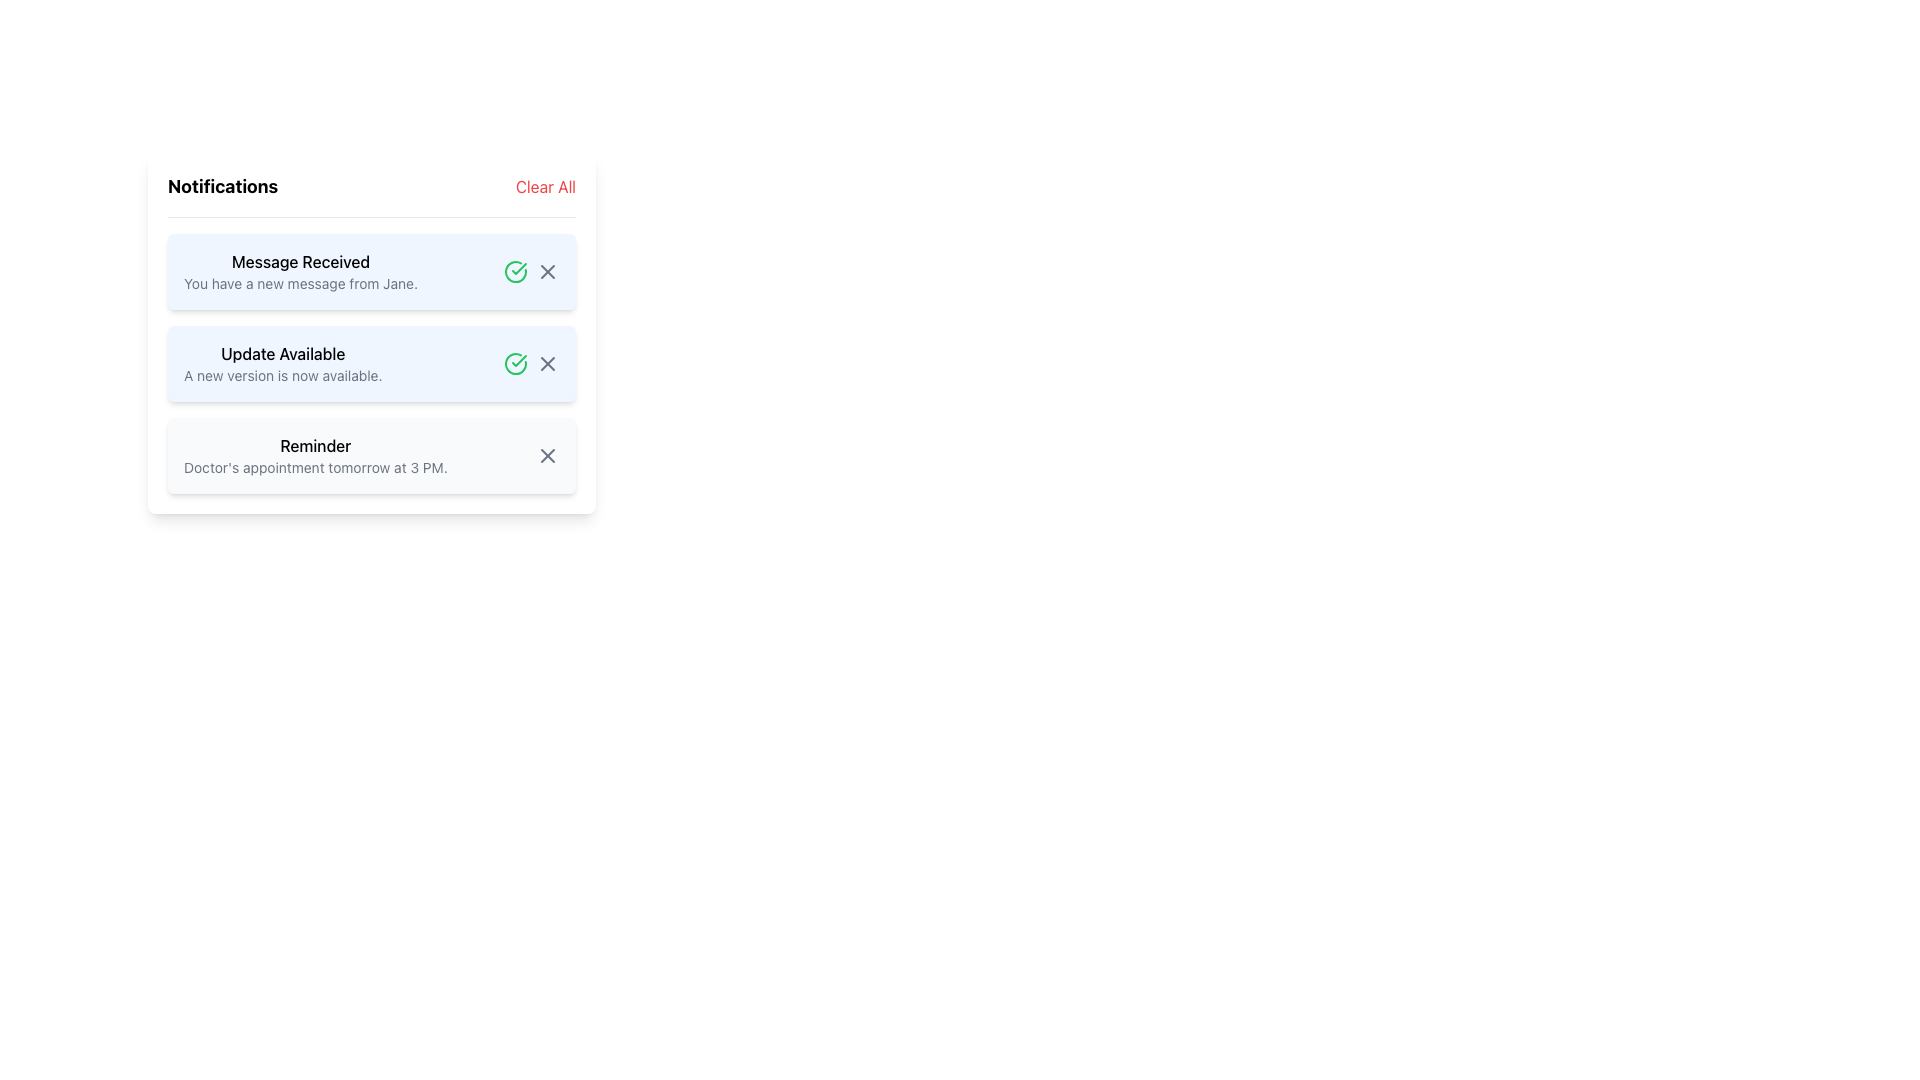 This screenshot has width=1920, height=1080. Describe the element at coordinates (547, 272) in the screenshot. I see `the 'X' icon button, which is a gray button that dismisses the associated notification in the notification card` at that location.